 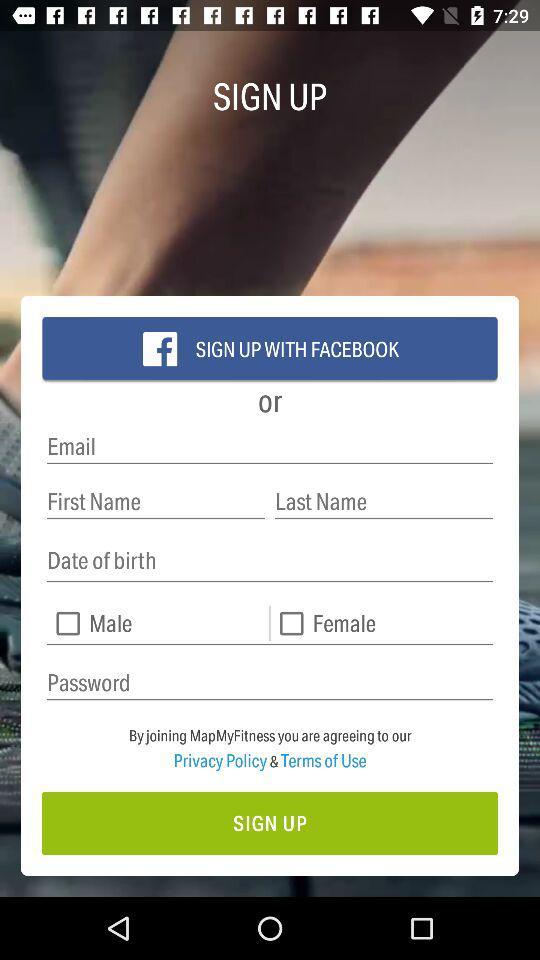 What do you see at coordinates (270, 683) in the screenshot?
I see `password` at bounding box center [270, 683].